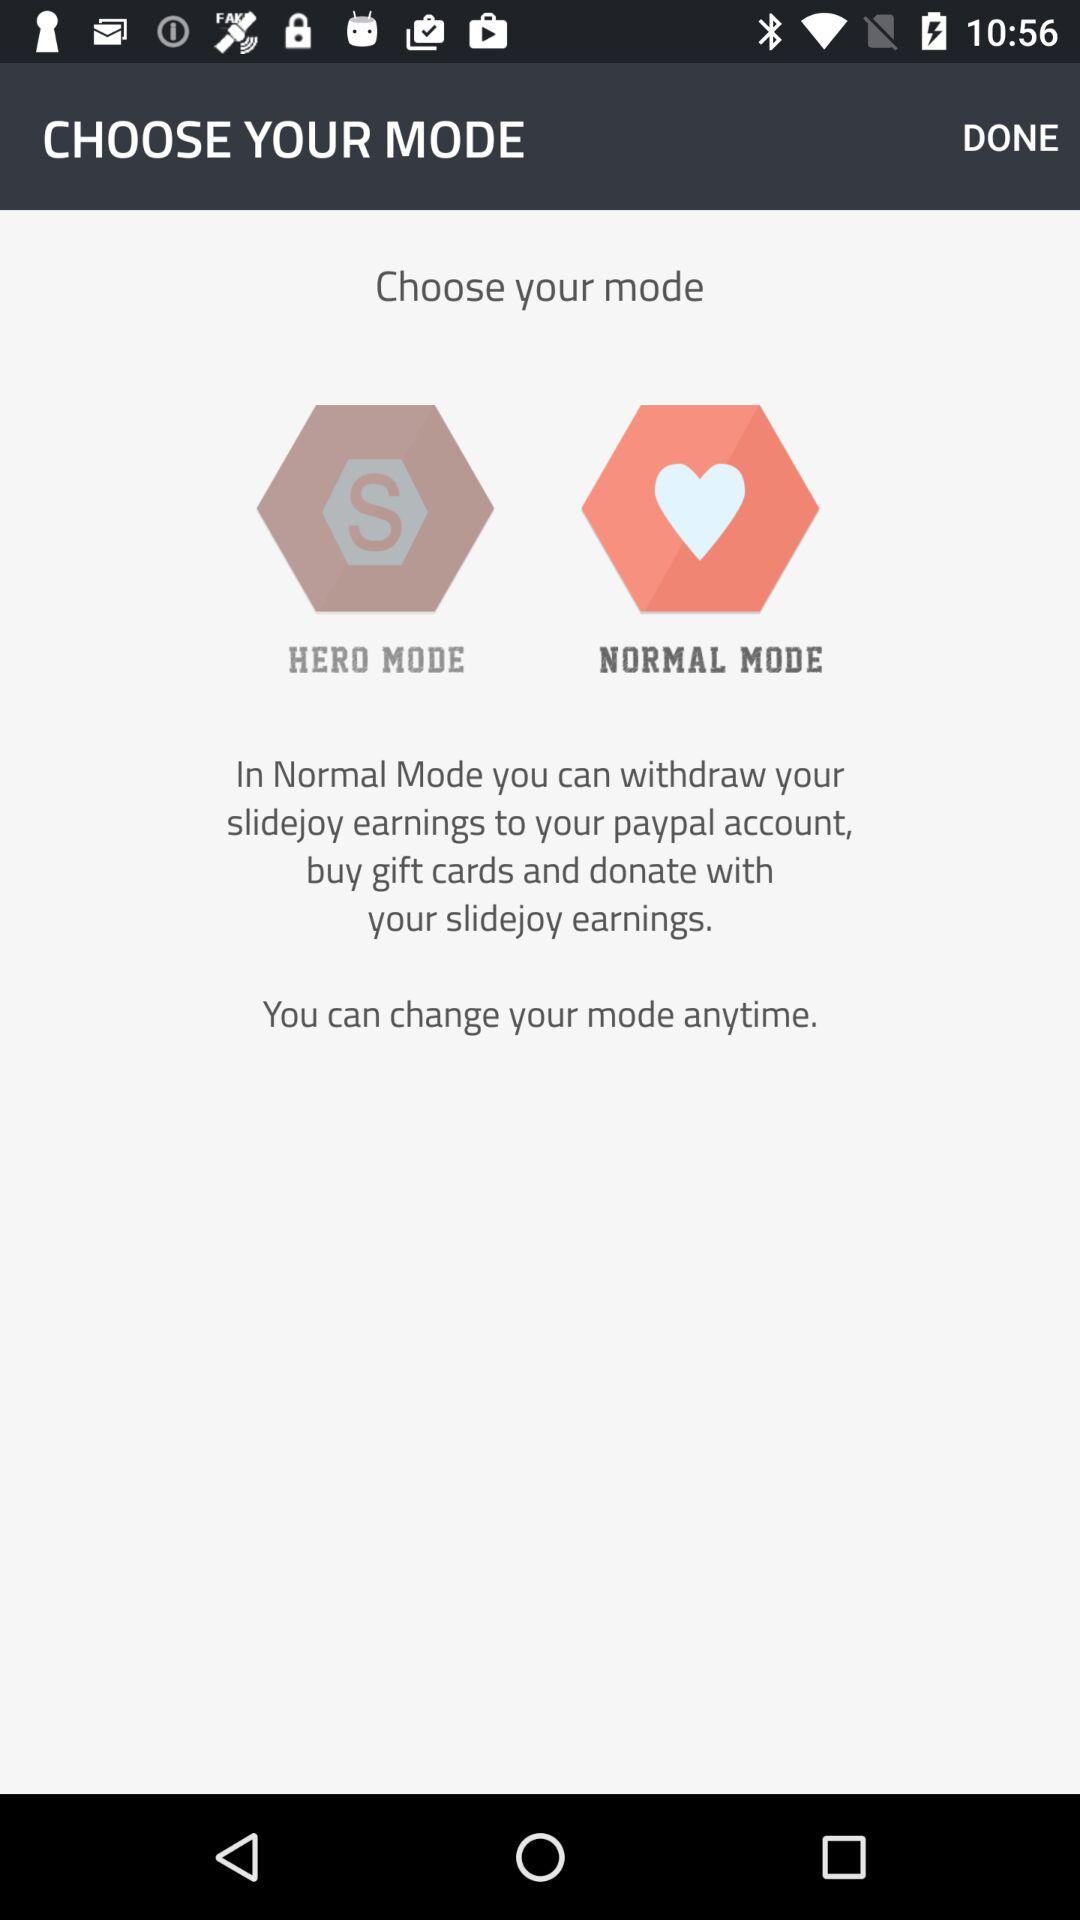 This screenshot has width=1080, height=1920. Describe the element at coordinates (701, 538) in the screenshot. I see `icon above the in normal mode item` at that location.